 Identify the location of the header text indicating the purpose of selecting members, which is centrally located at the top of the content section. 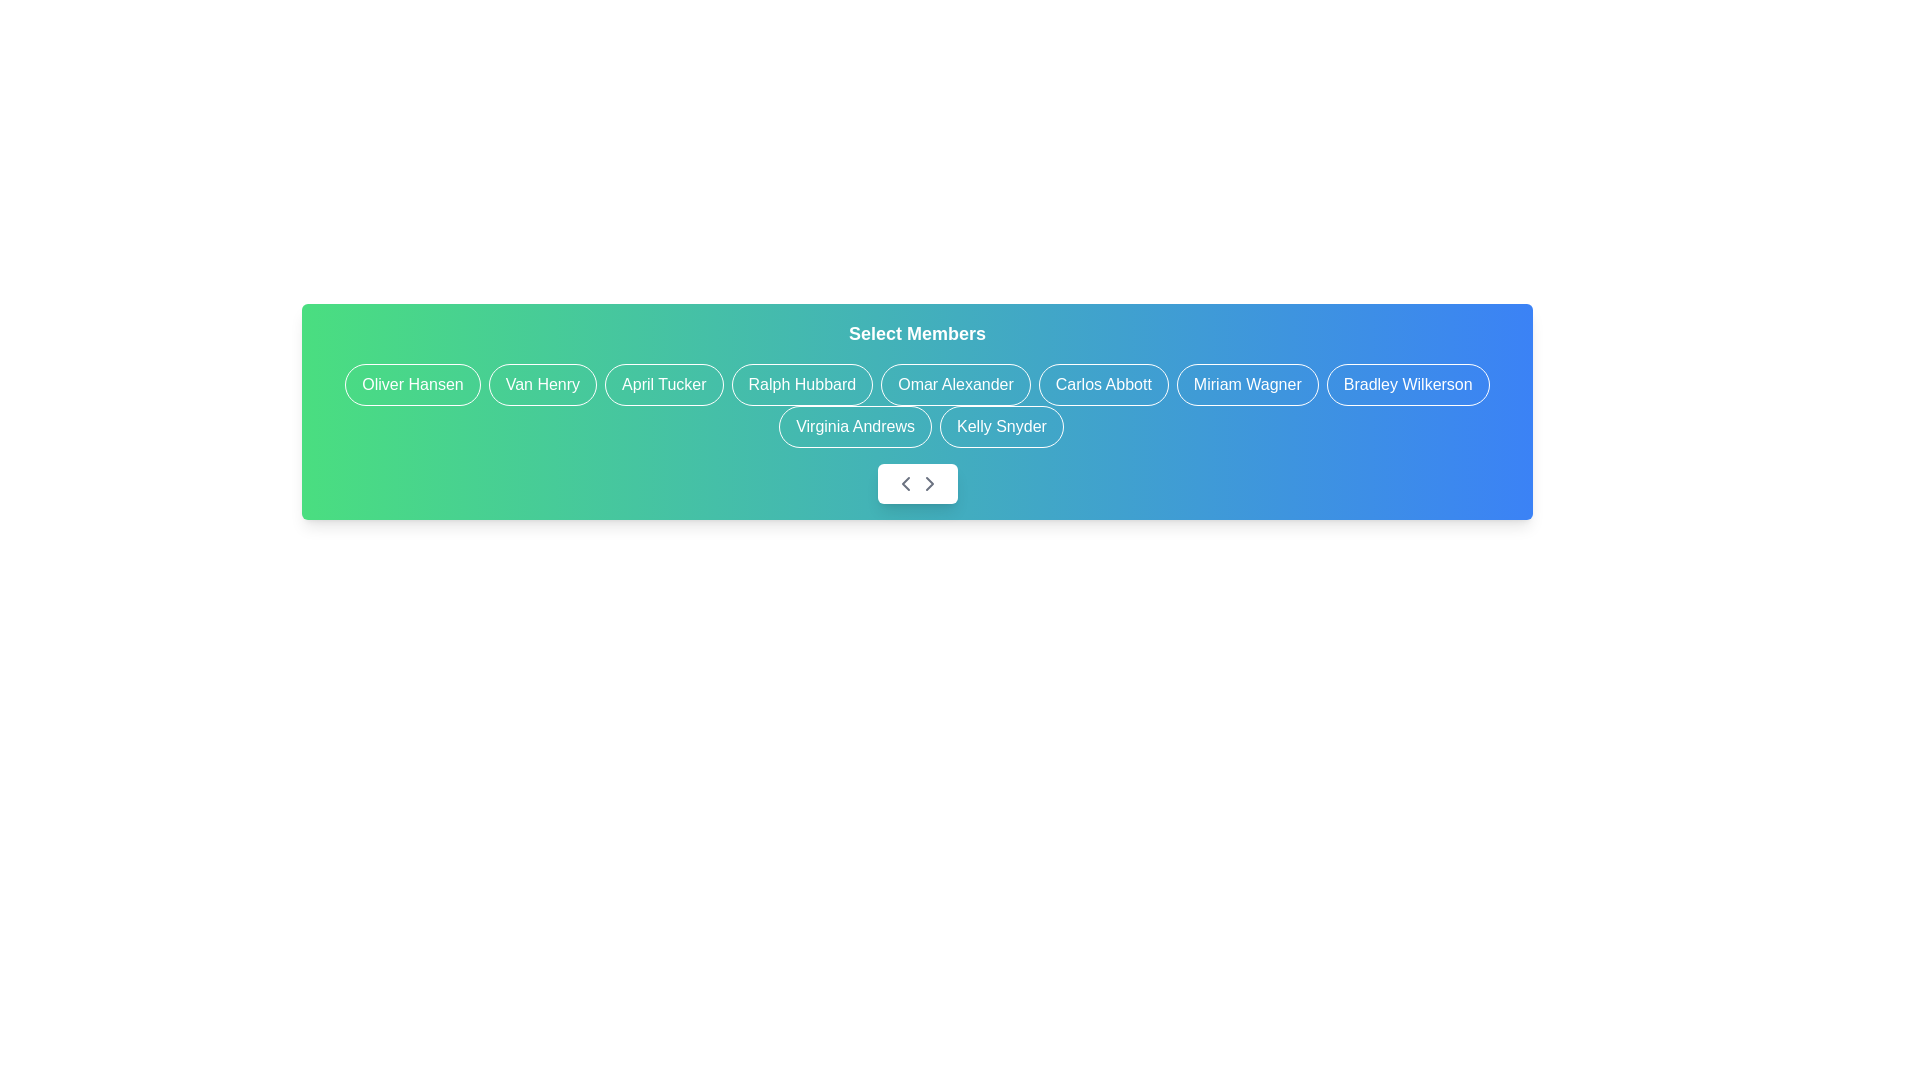
(916, 333).